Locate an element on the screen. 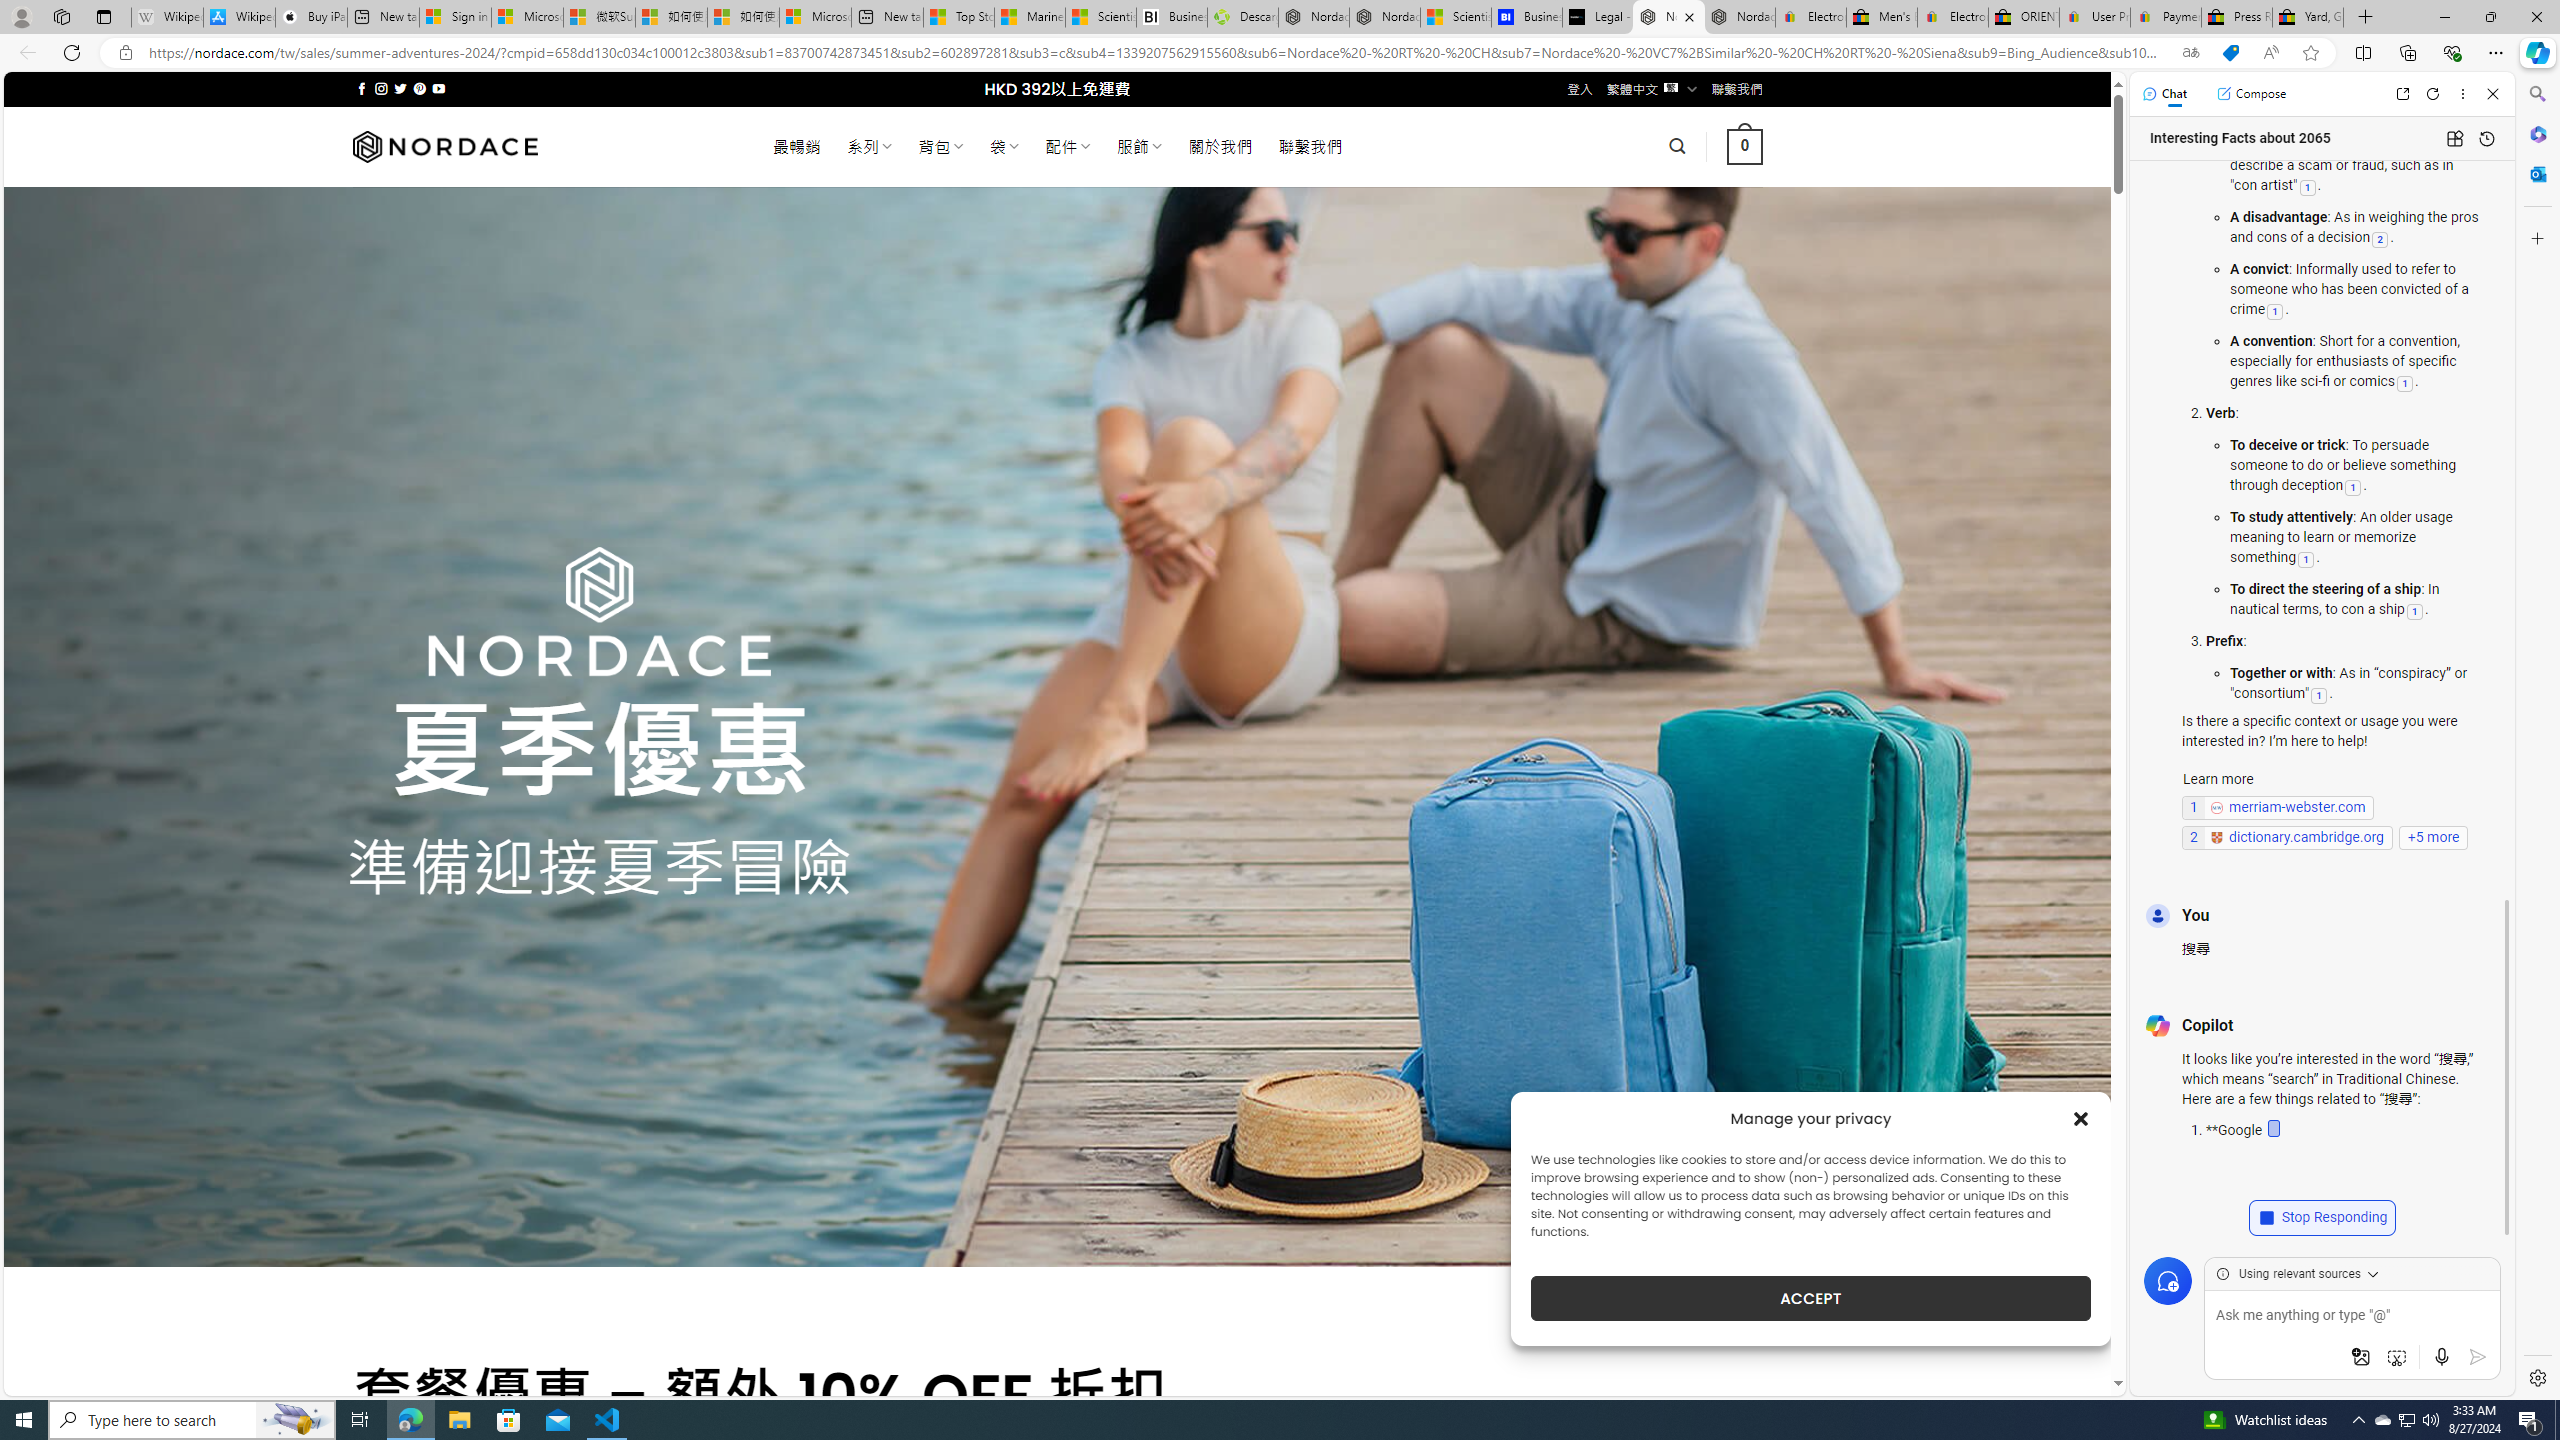  'Follow on Twitter' is located at coordinates (399, 88).